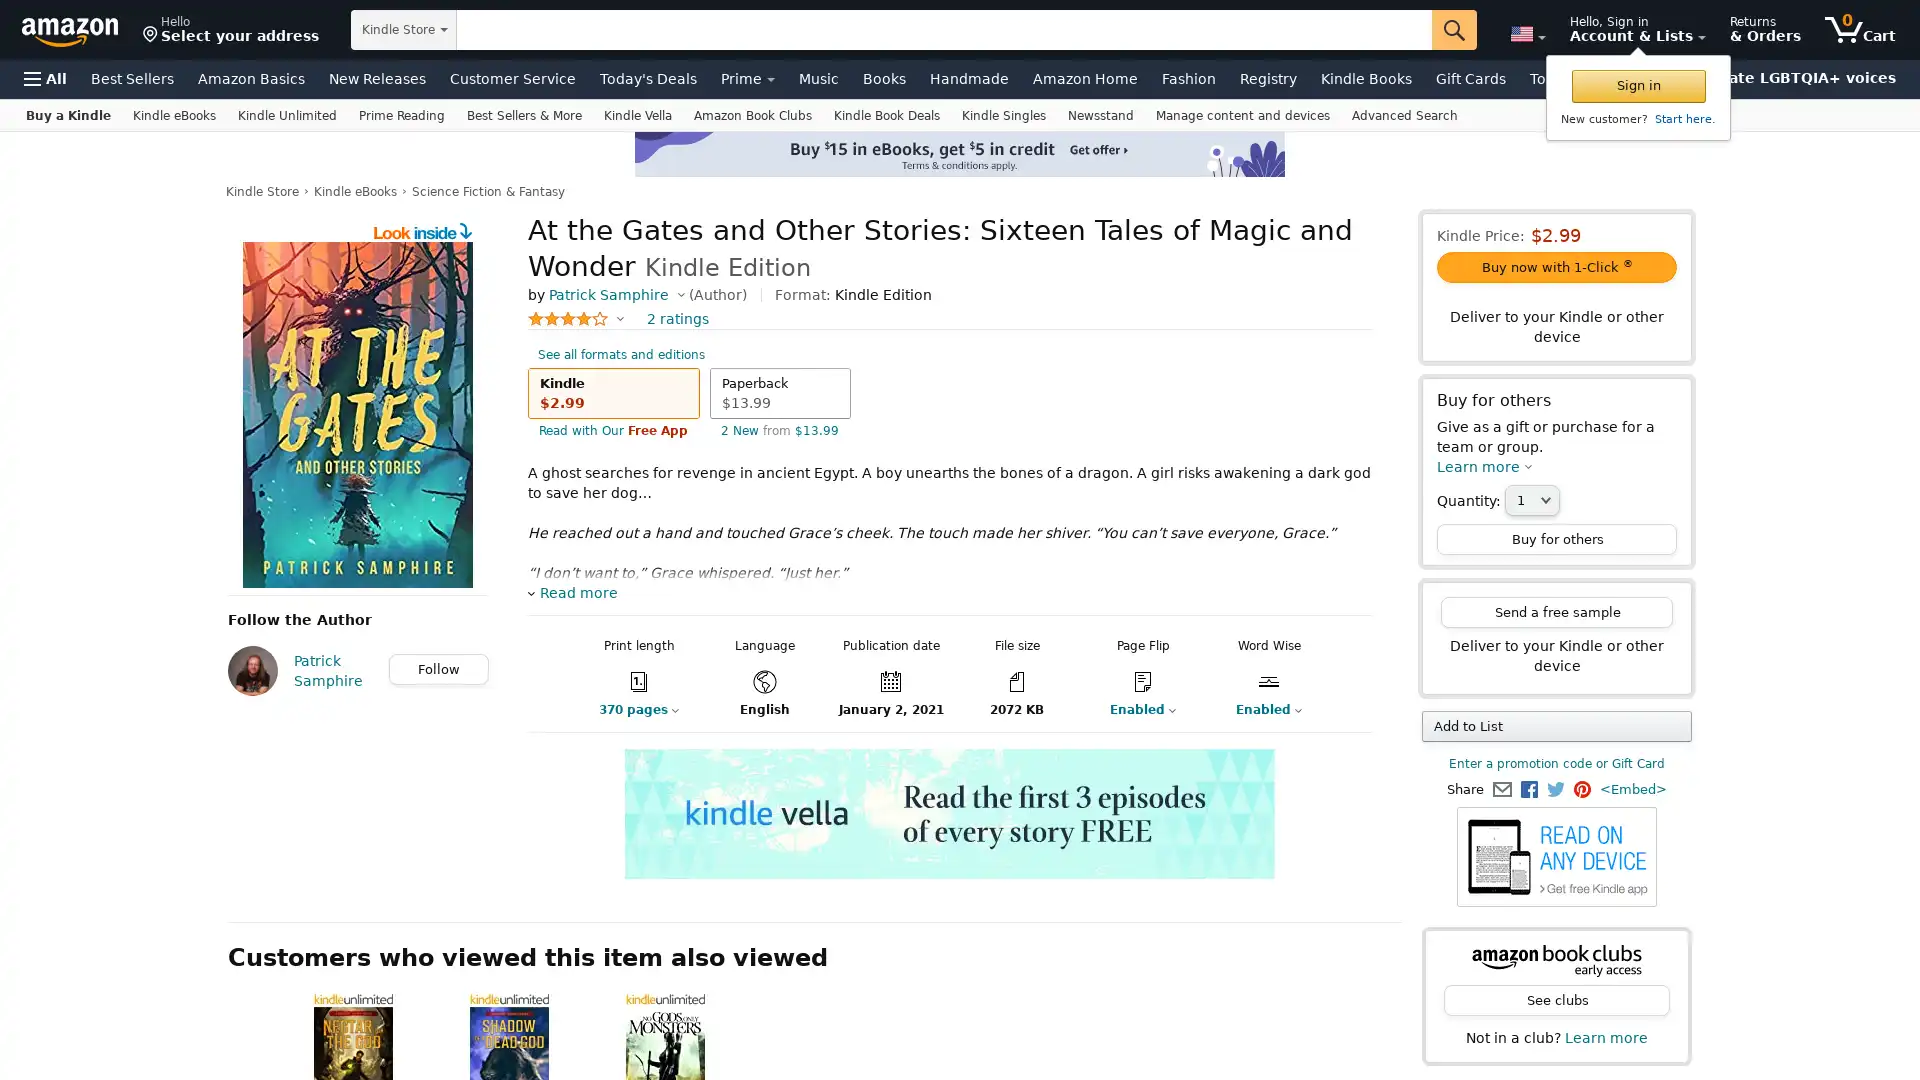 This screenshot has height=1080, width=1920. I want to click on Read more, so click(571, 592).